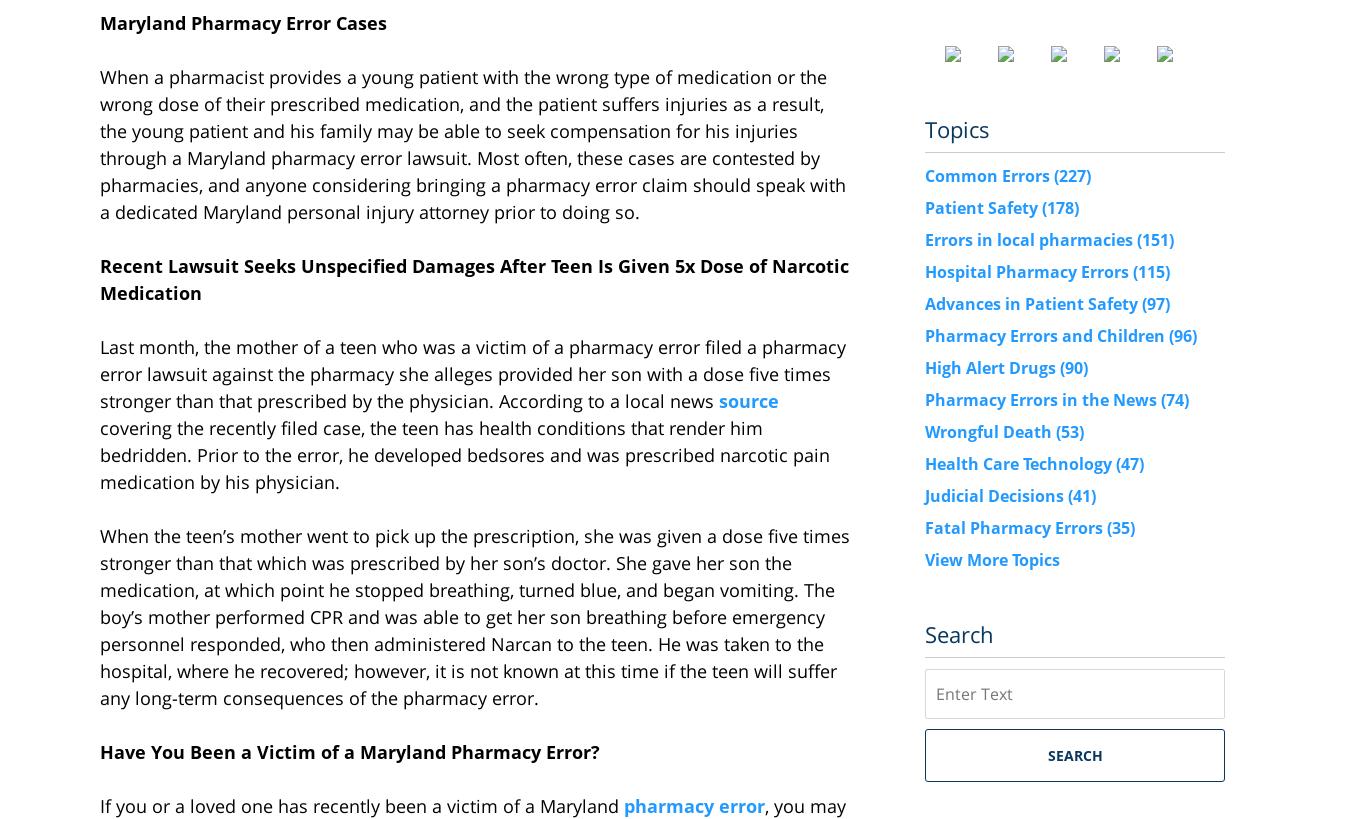 The image size is (1350, 819). I want to click on 'Fatal Pharmacy Errors', so click(1016, 526).